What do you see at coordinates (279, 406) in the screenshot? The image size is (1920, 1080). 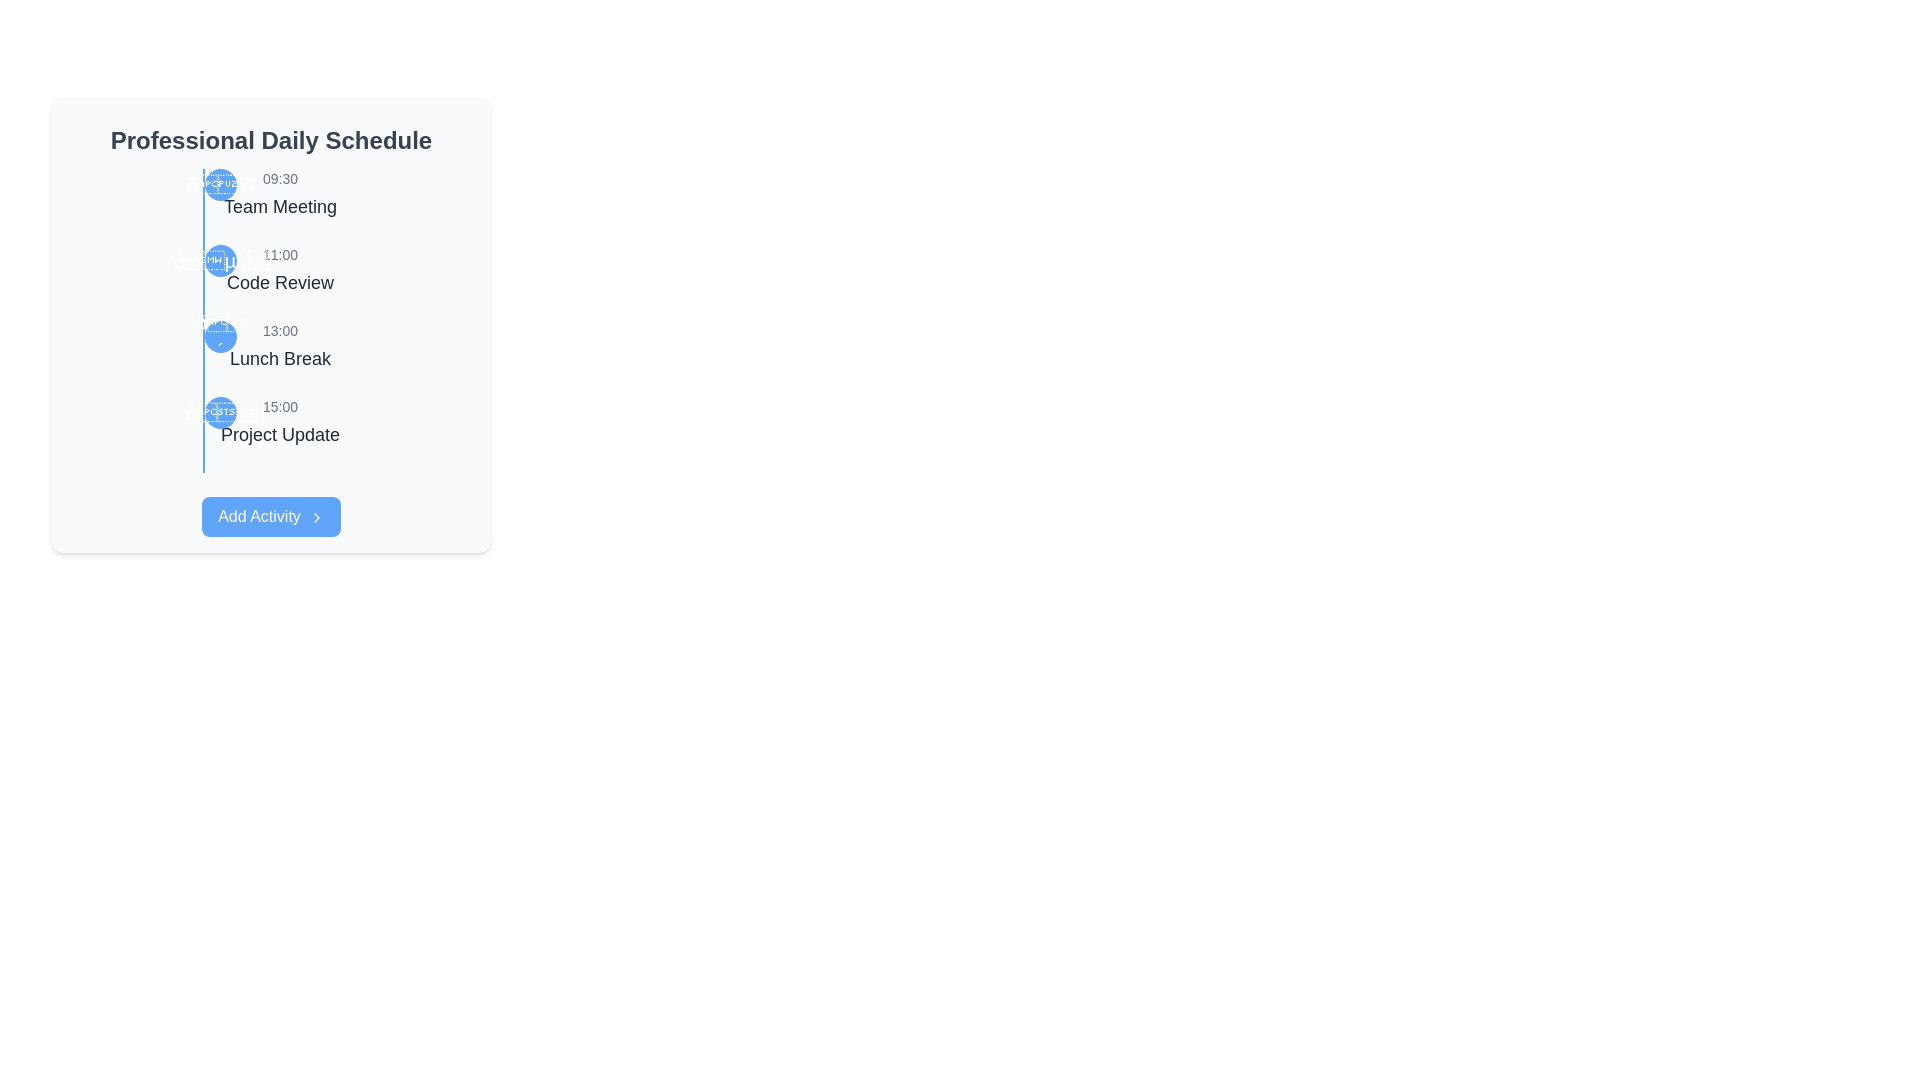 I see `the time indicator Text Label for the 'Project Update' entry in the daily schedule timeline, located between '13:00 Lunch Break' and 'Add Activity' button` at bounding box center [279, 406].